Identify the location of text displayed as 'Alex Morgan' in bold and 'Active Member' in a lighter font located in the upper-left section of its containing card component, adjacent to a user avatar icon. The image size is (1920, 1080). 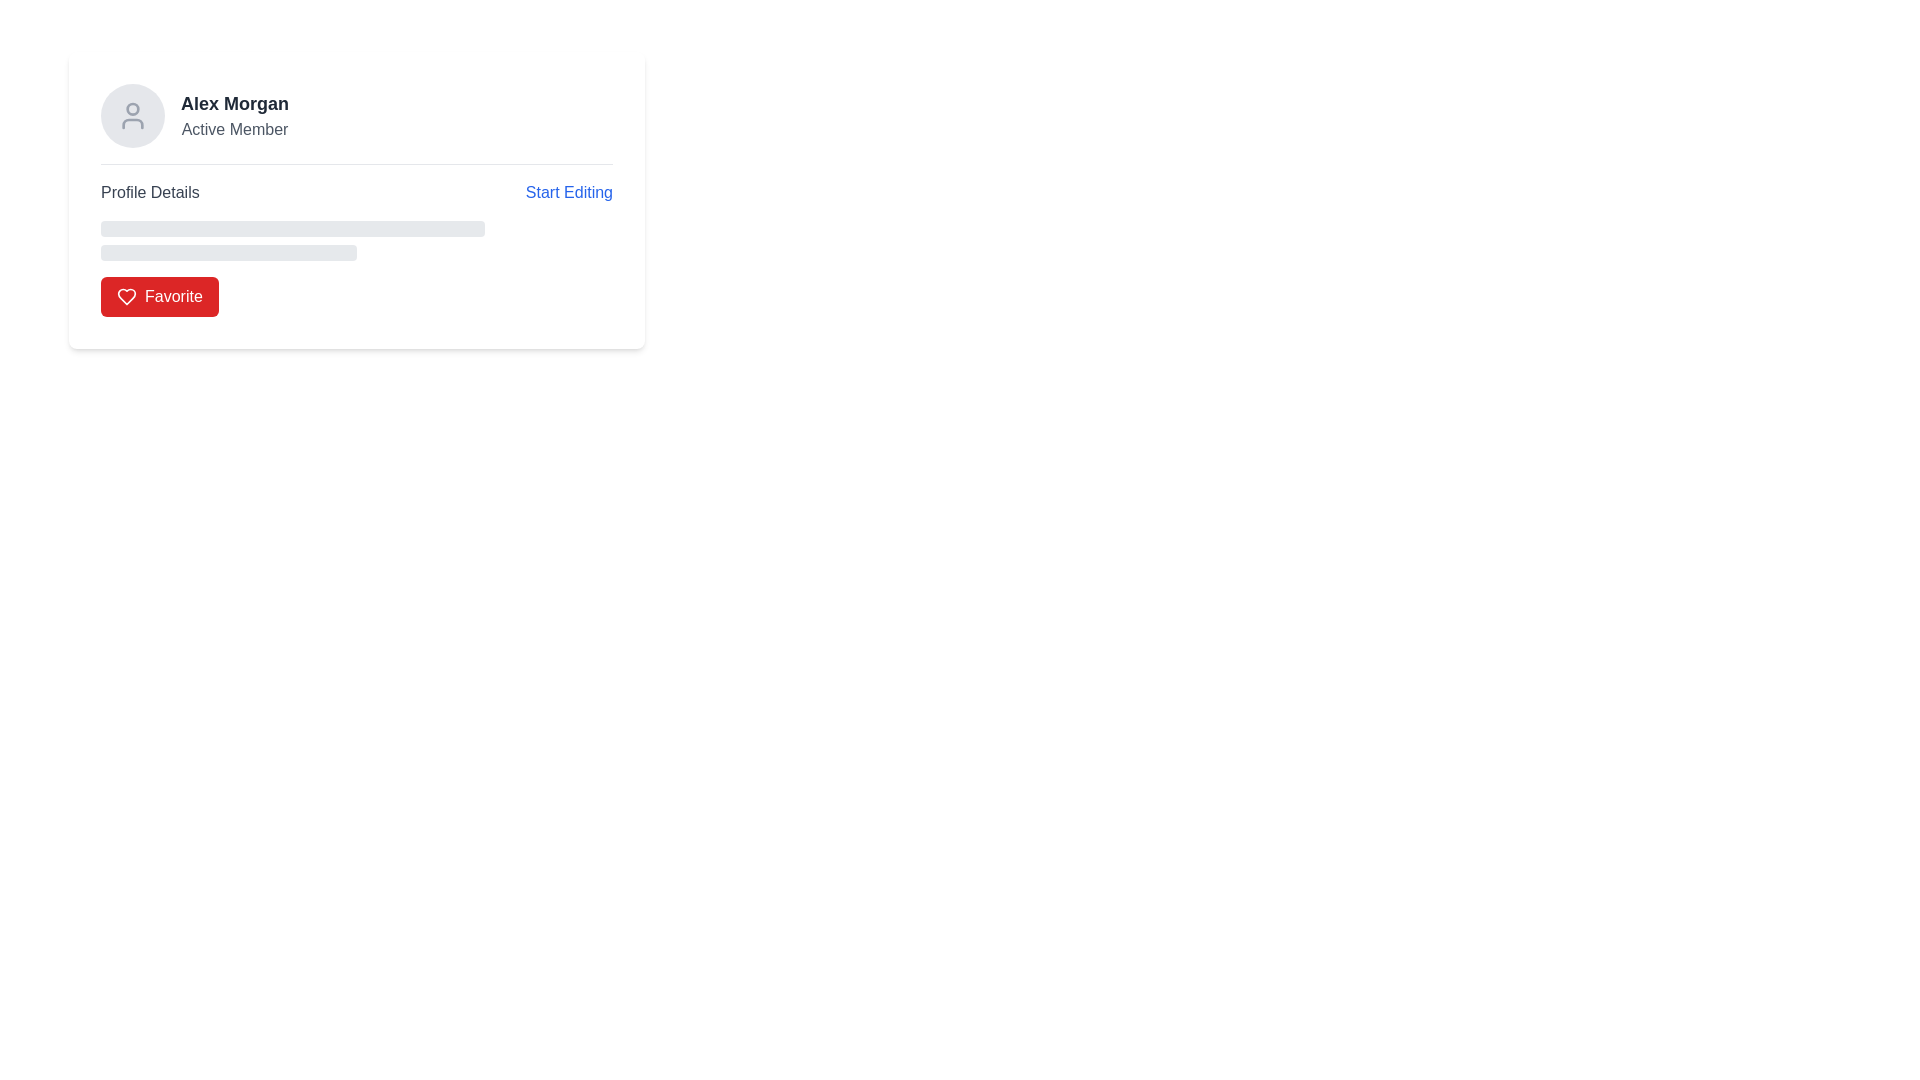
(235, 115).